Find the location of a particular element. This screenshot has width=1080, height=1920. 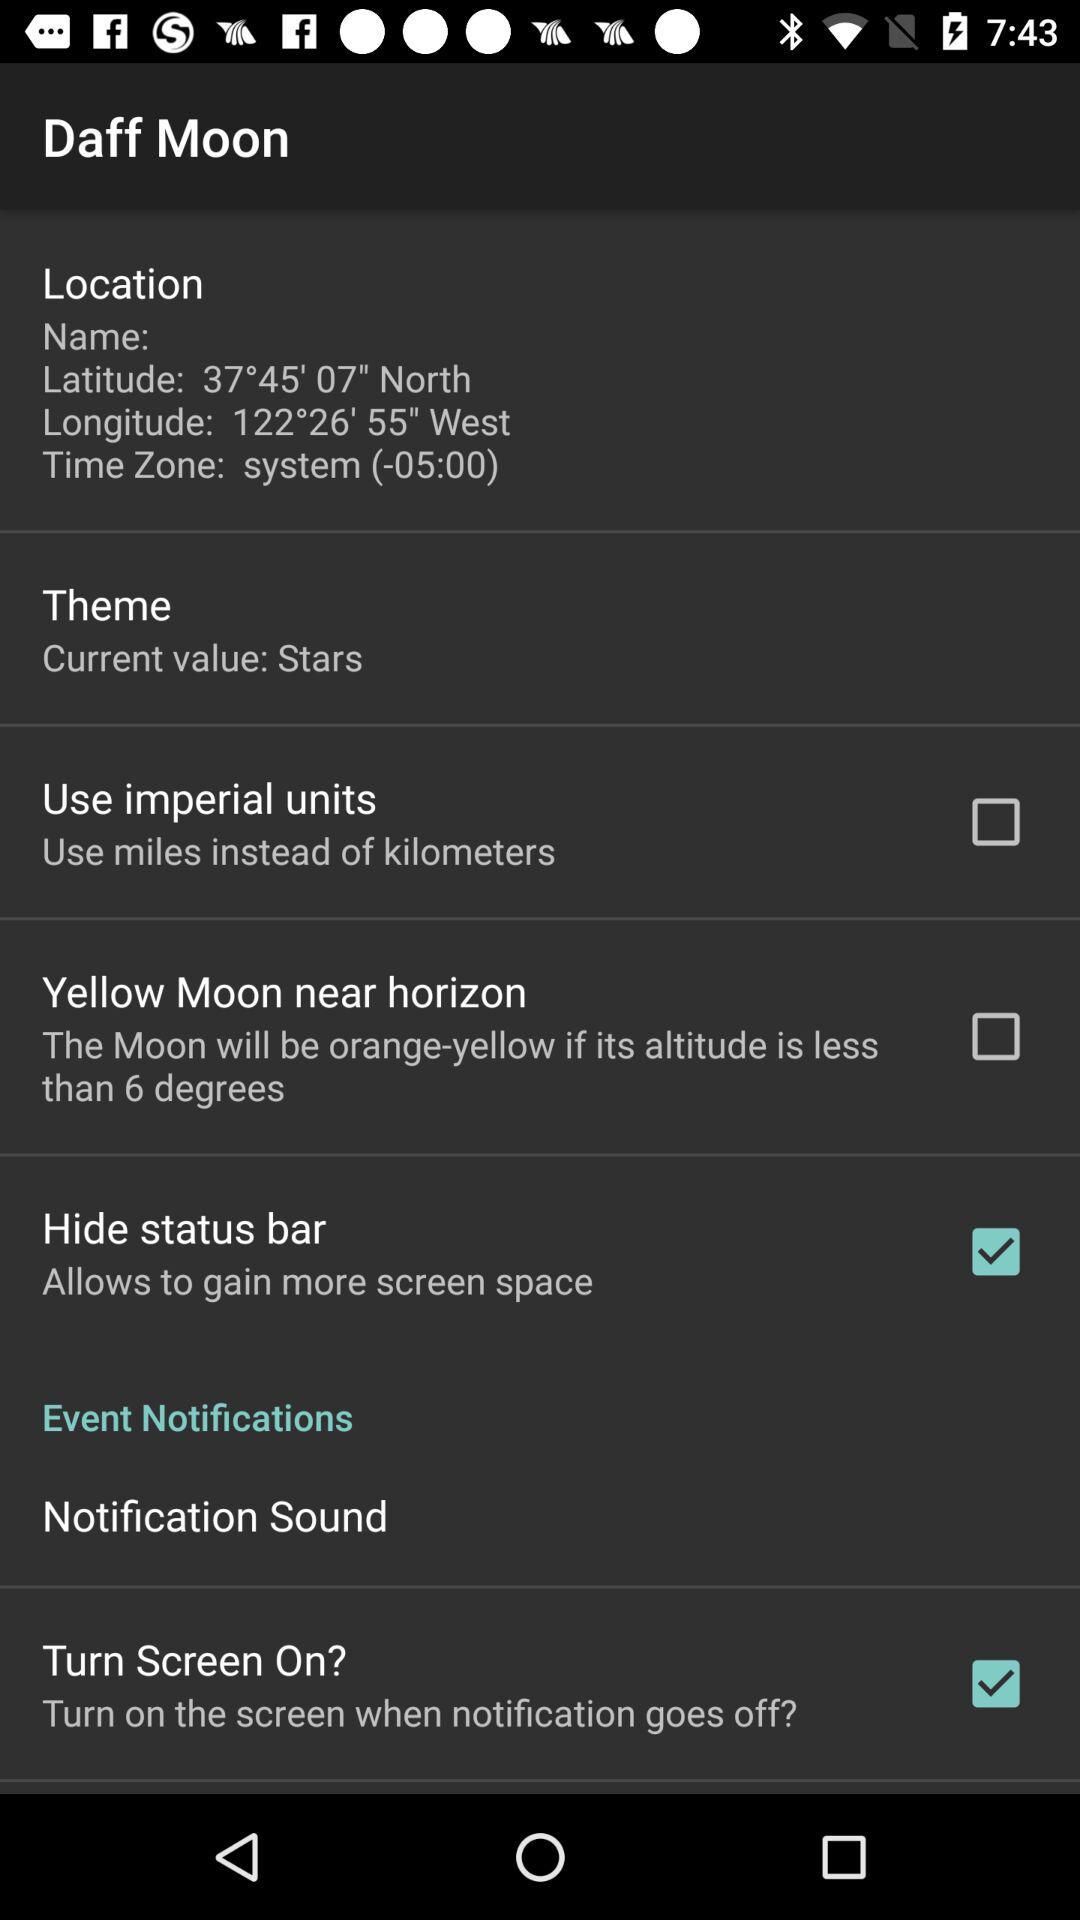

theme app is located at coordinates (106, 602).